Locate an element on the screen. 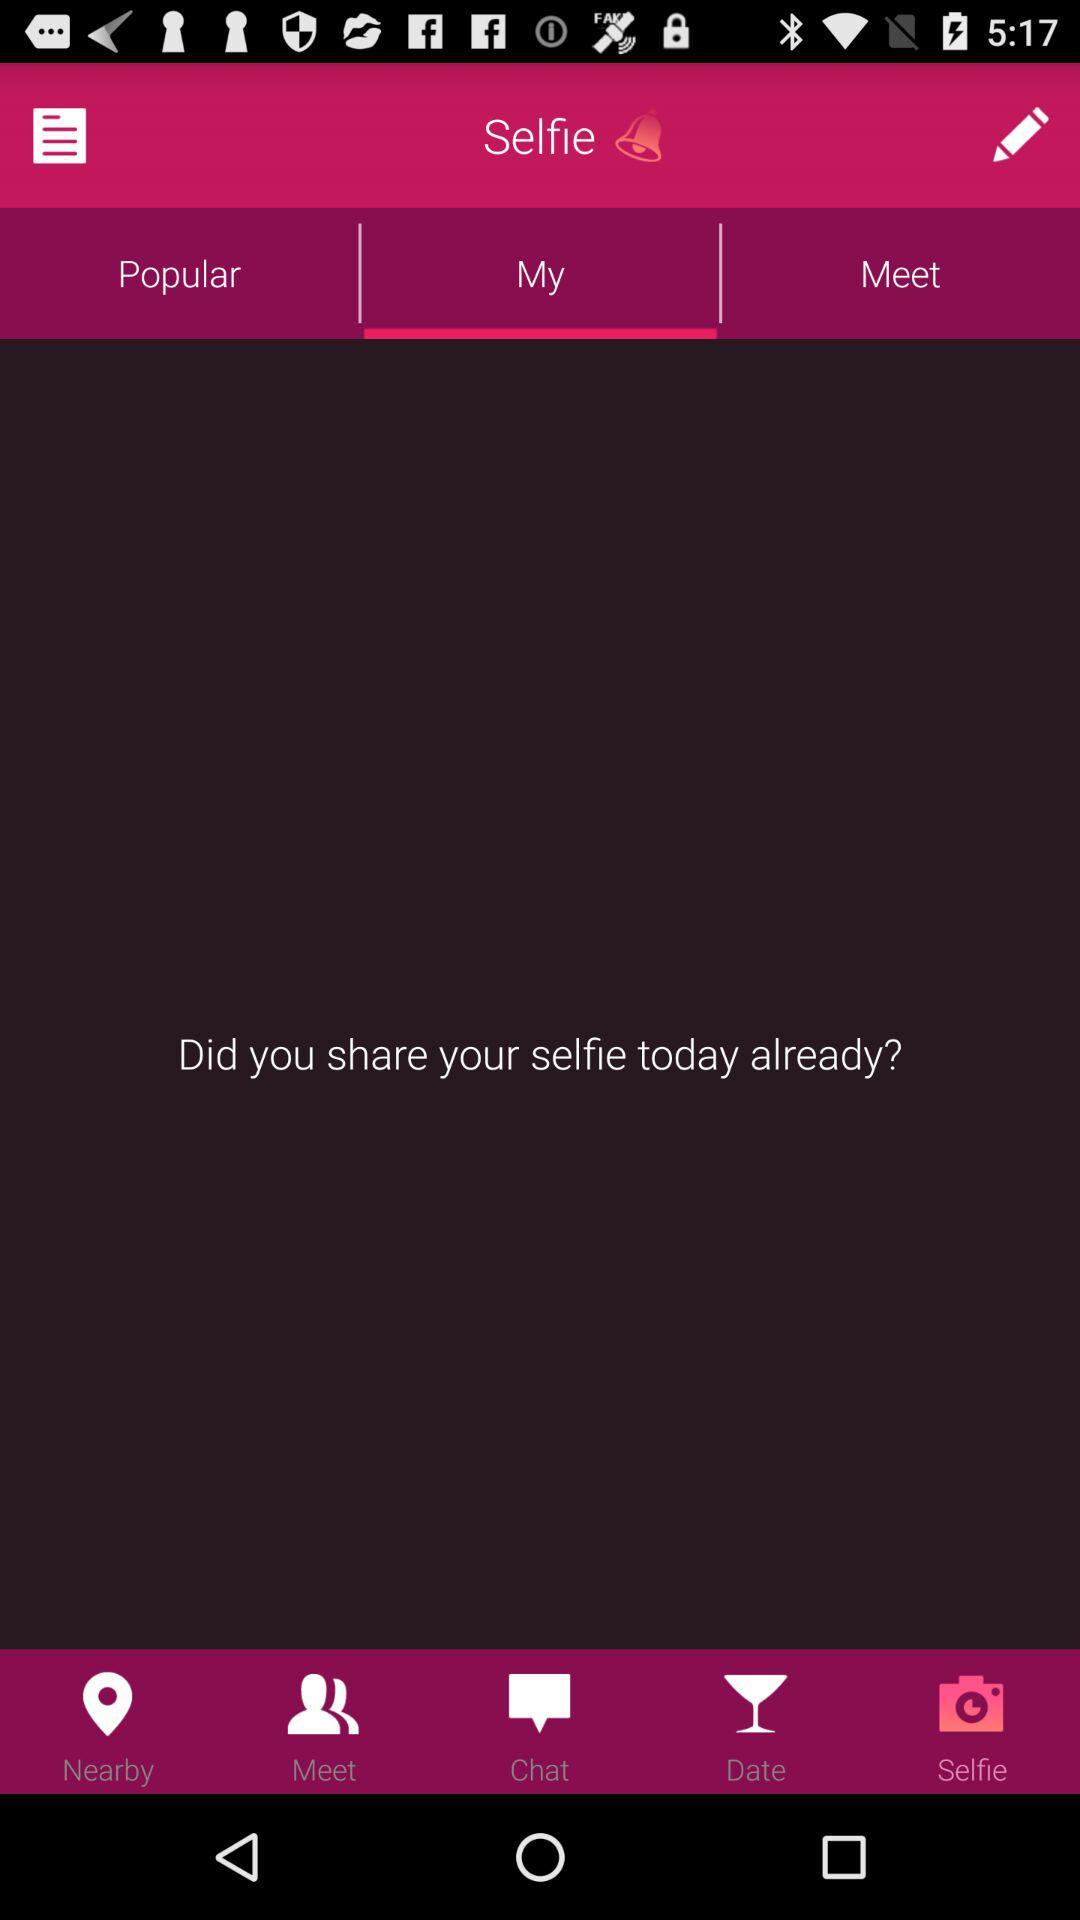 Image resolution: width=1080 pixels, height=1920 pixels. the edit icon is located at coordinates (1020, 143).